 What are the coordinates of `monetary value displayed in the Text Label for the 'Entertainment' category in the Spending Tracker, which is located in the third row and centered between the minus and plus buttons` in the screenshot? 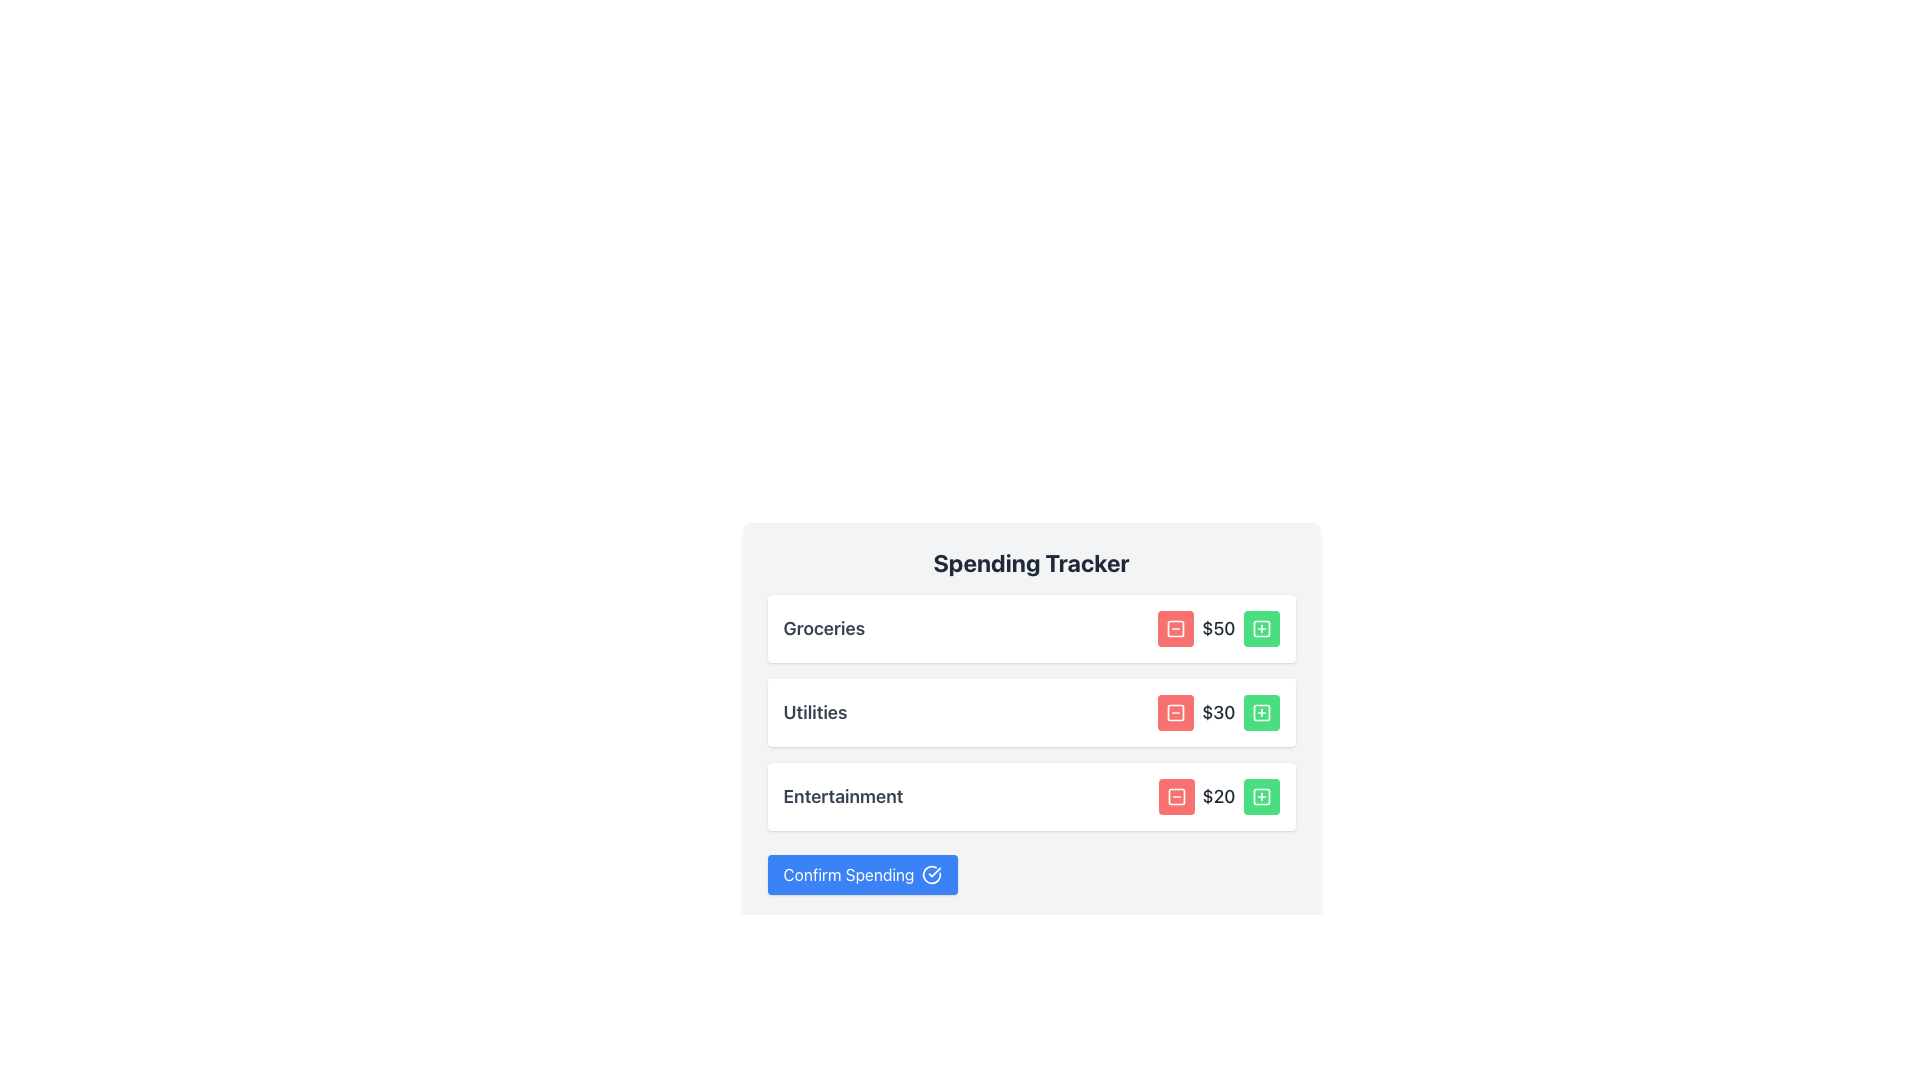 It's located at (1218, 796).